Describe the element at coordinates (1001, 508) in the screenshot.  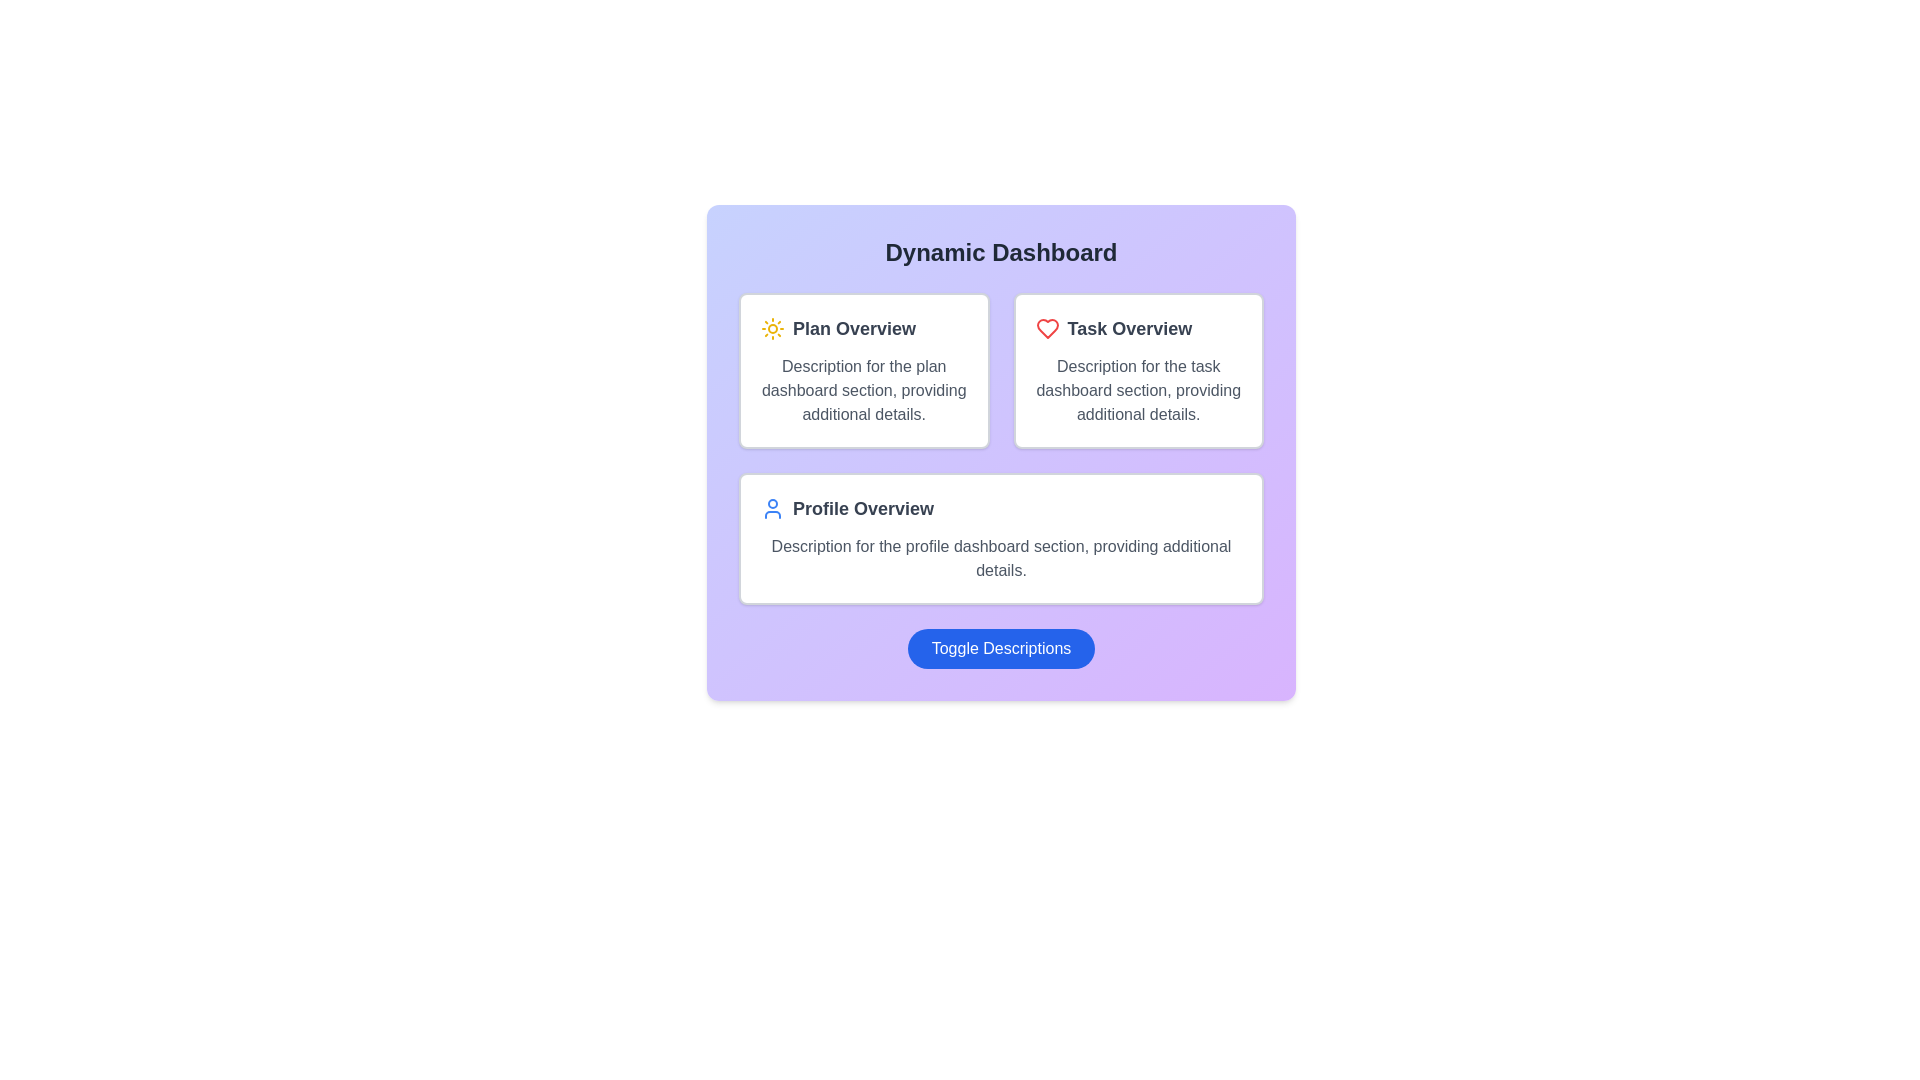
I see `the 'Profile Overview' section` at that location.